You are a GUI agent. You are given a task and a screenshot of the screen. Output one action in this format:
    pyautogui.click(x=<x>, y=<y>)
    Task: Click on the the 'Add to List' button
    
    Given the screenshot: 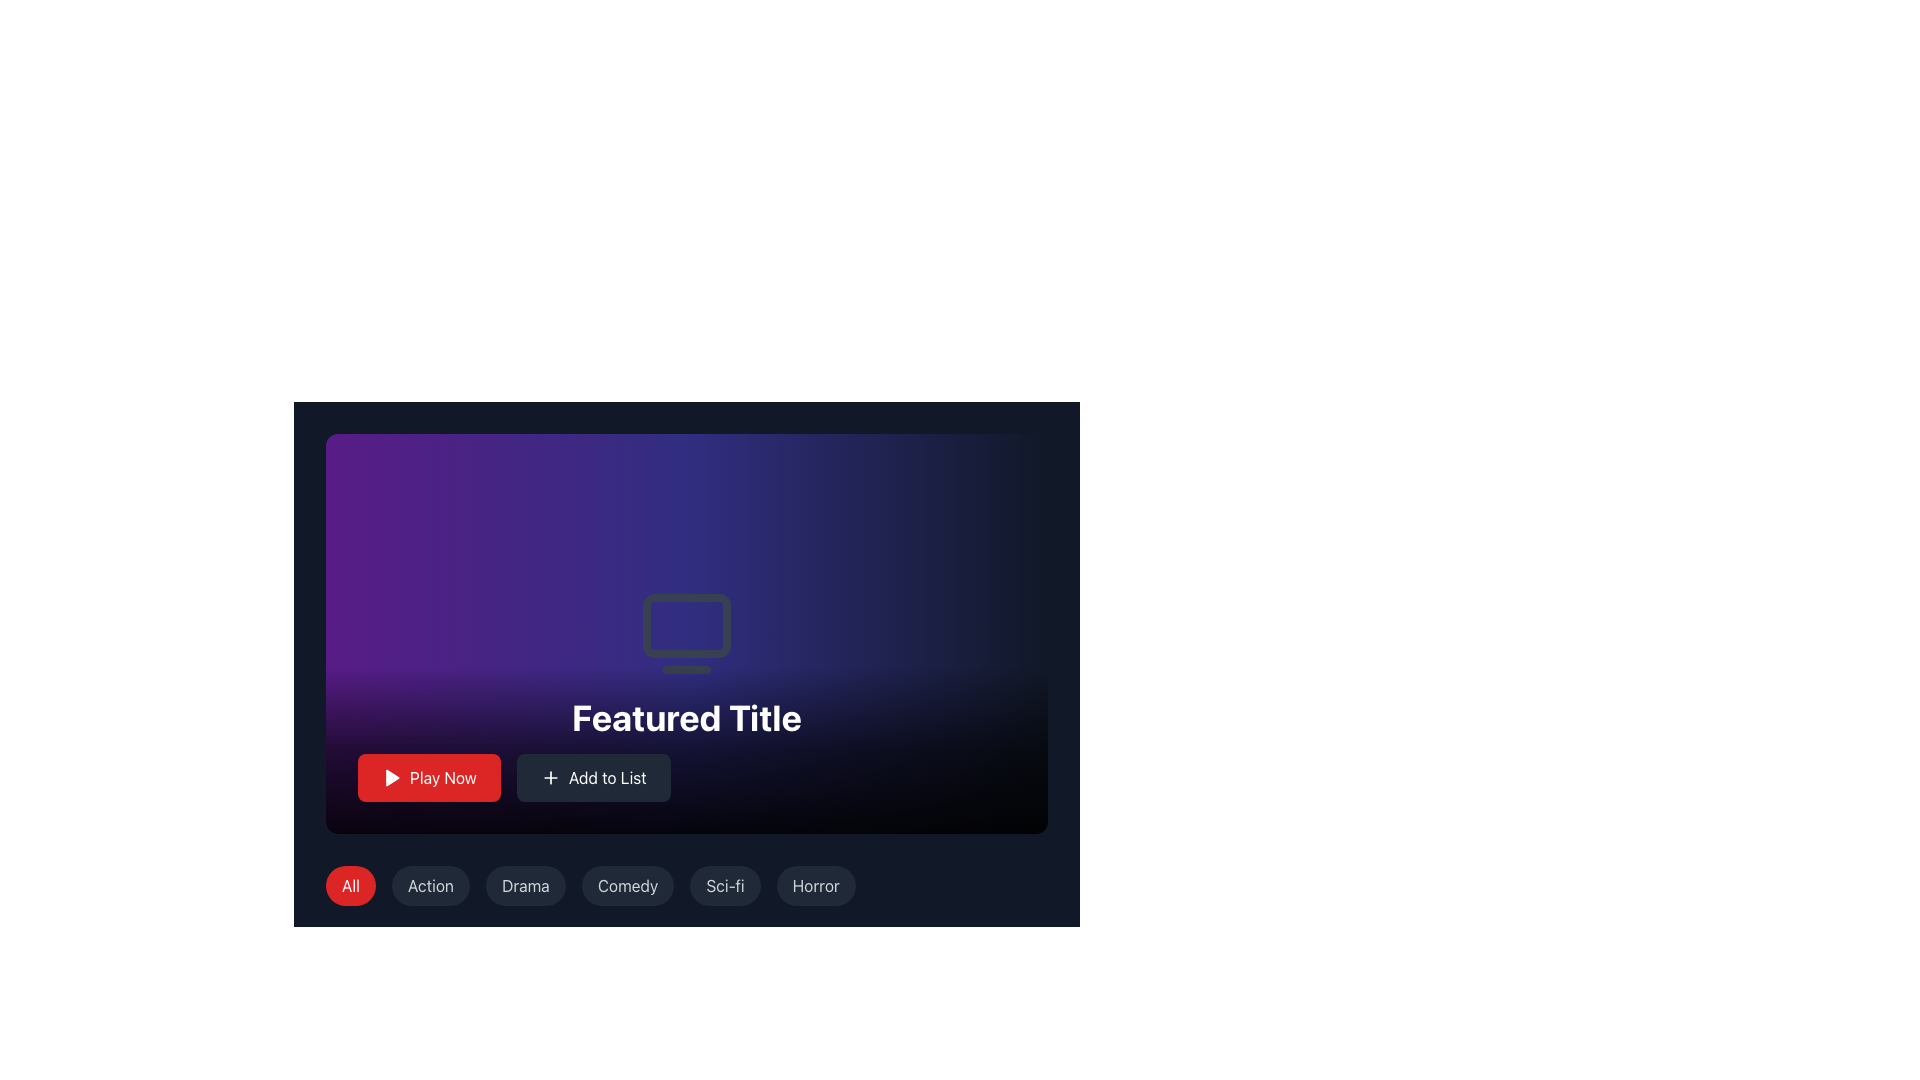 What is the action you would take?
    pyautogui.click(x=592, y=777)
    